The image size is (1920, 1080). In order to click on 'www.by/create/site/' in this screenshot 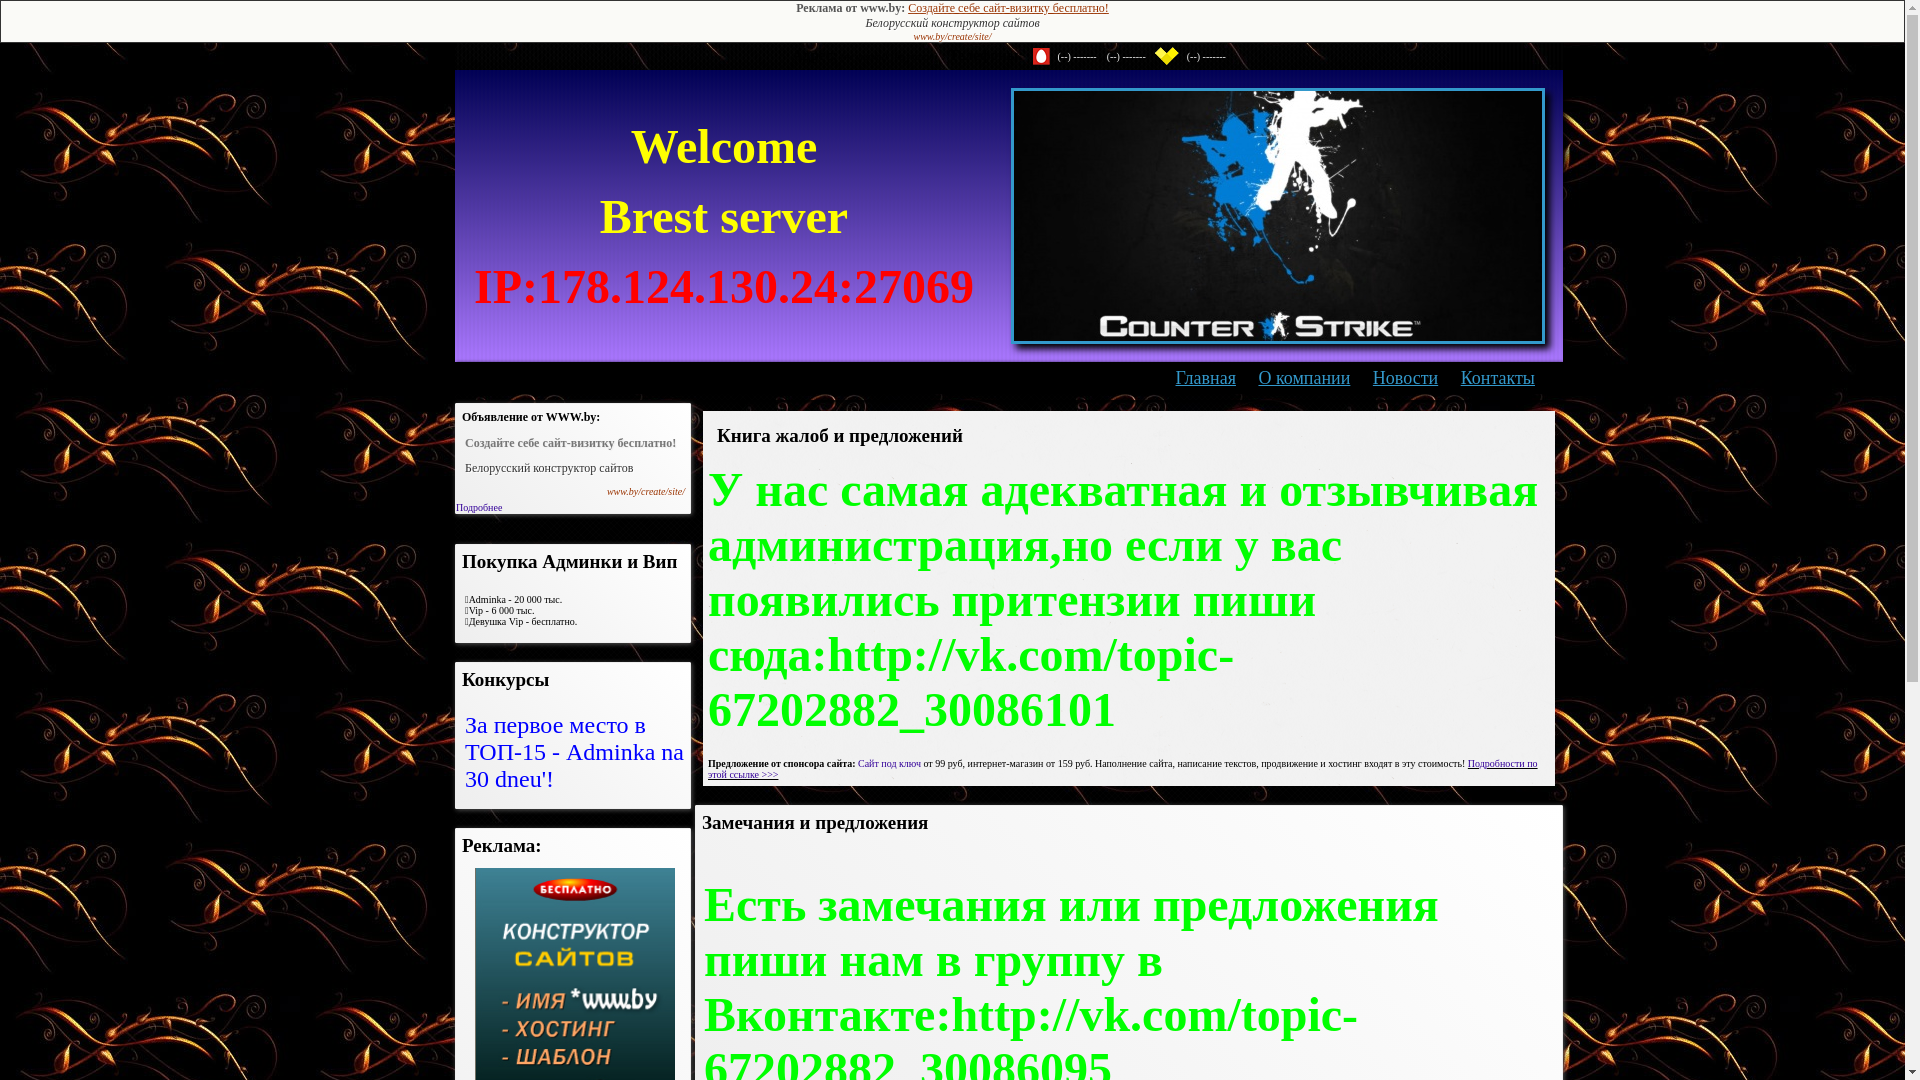, I will do `click(950, 36)`.